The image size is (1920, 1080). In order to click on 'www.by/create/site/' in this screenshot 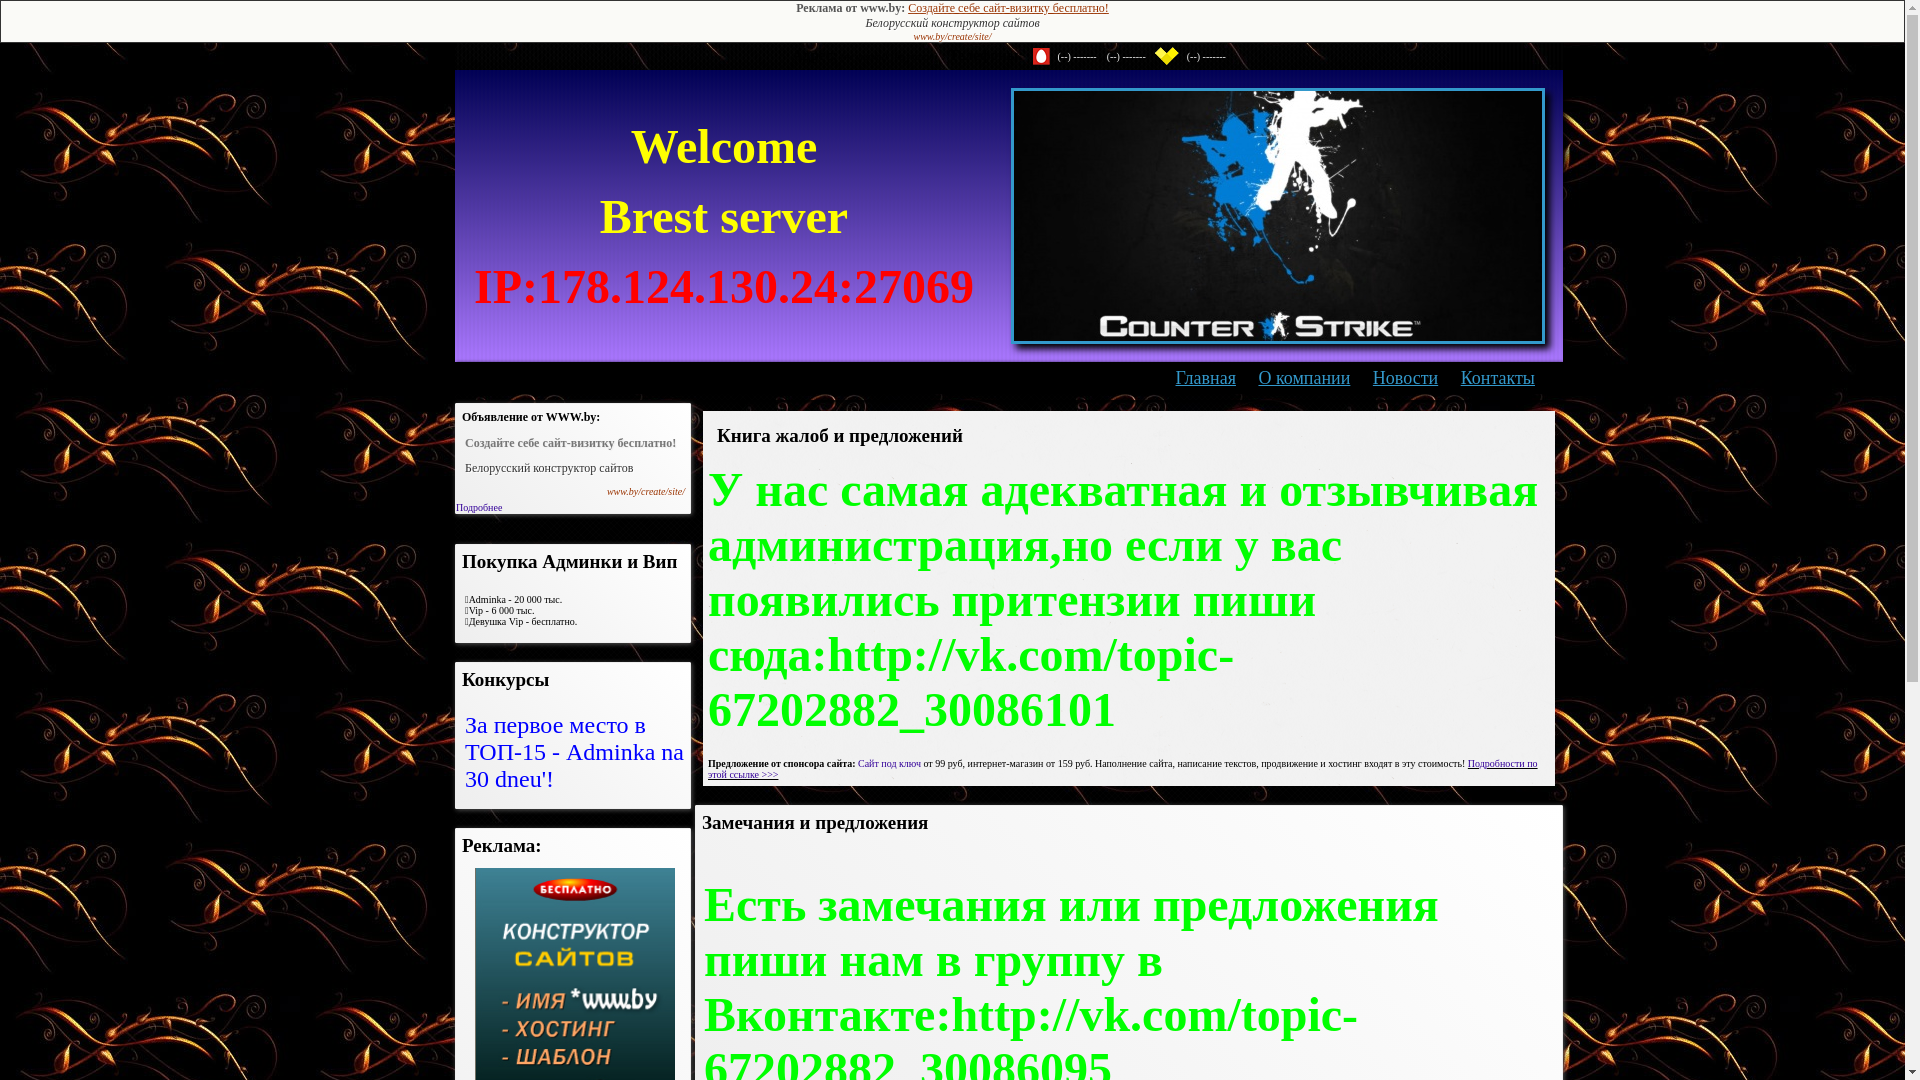, I will do `click(950, 36)`.